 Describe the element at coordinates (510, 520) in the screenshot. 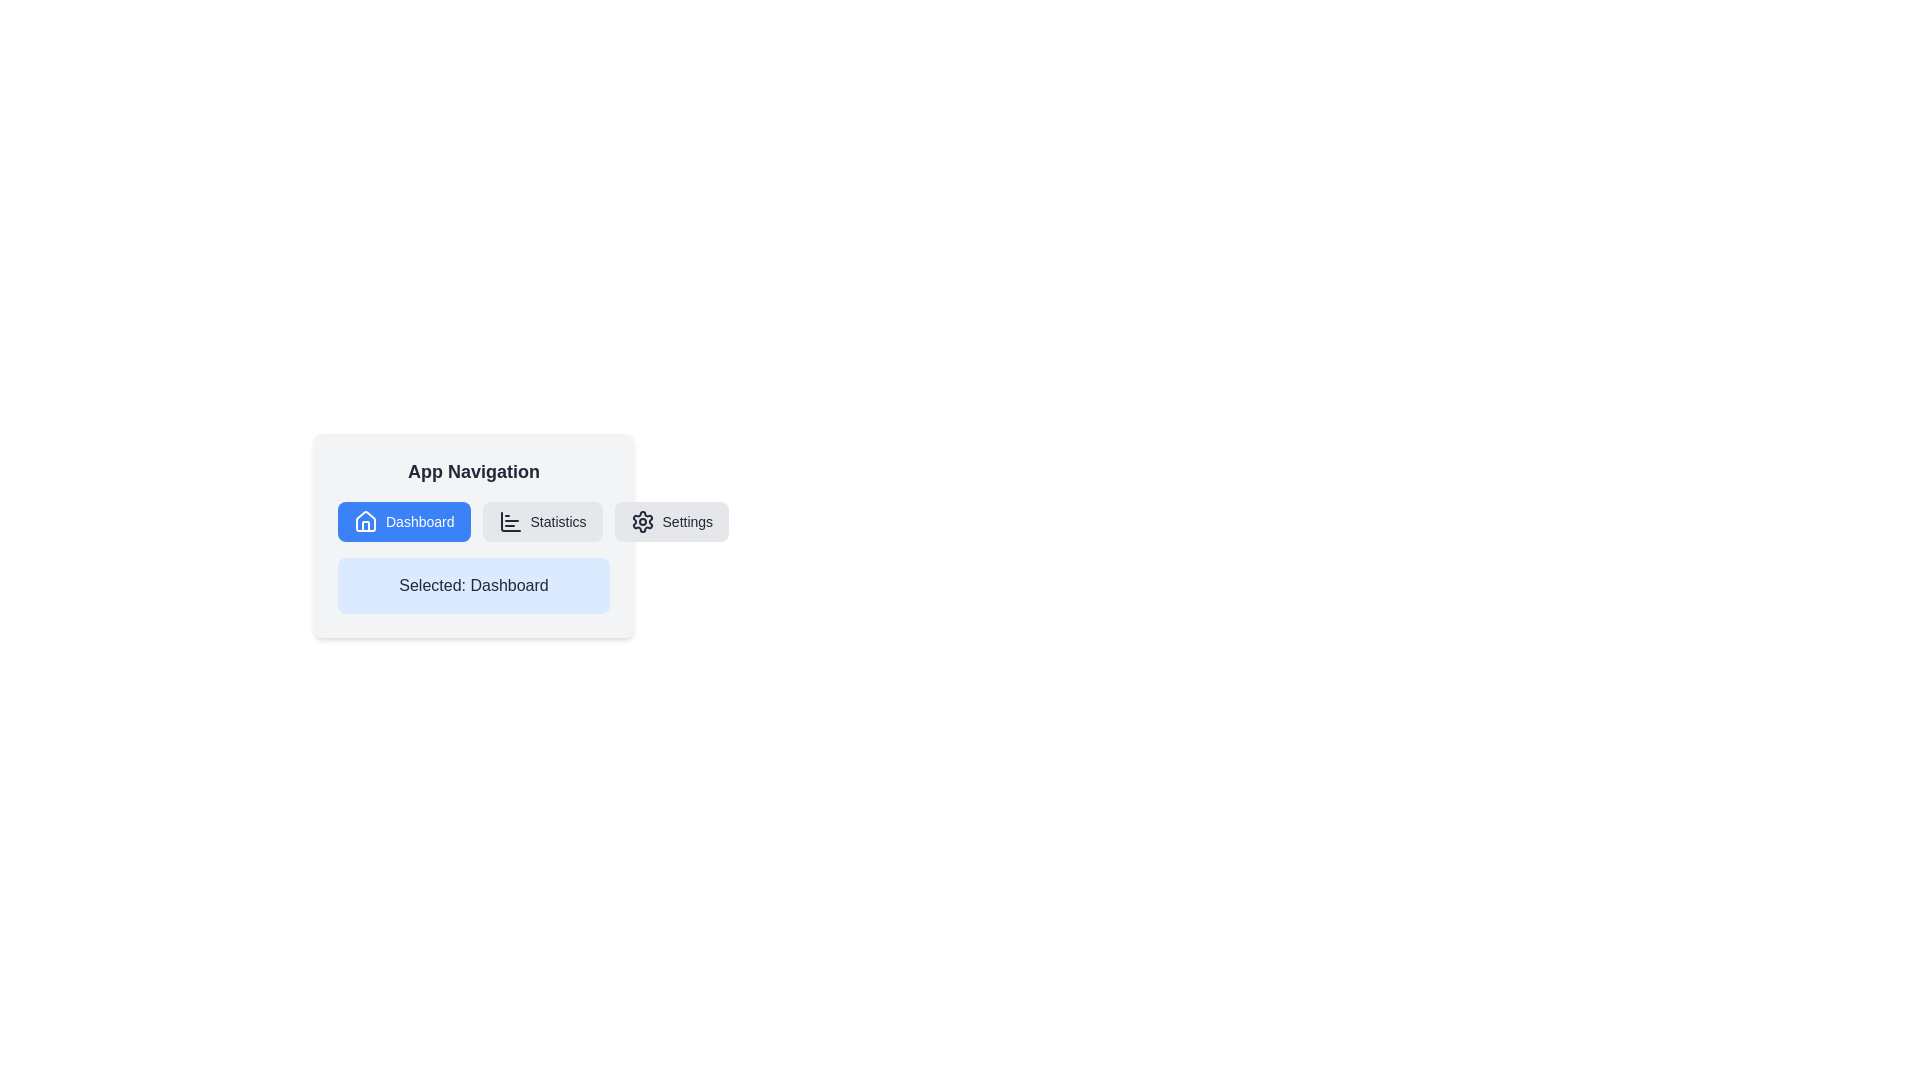

I see `the bar chart icon located to the left of the 'Statistics' label` at that location.